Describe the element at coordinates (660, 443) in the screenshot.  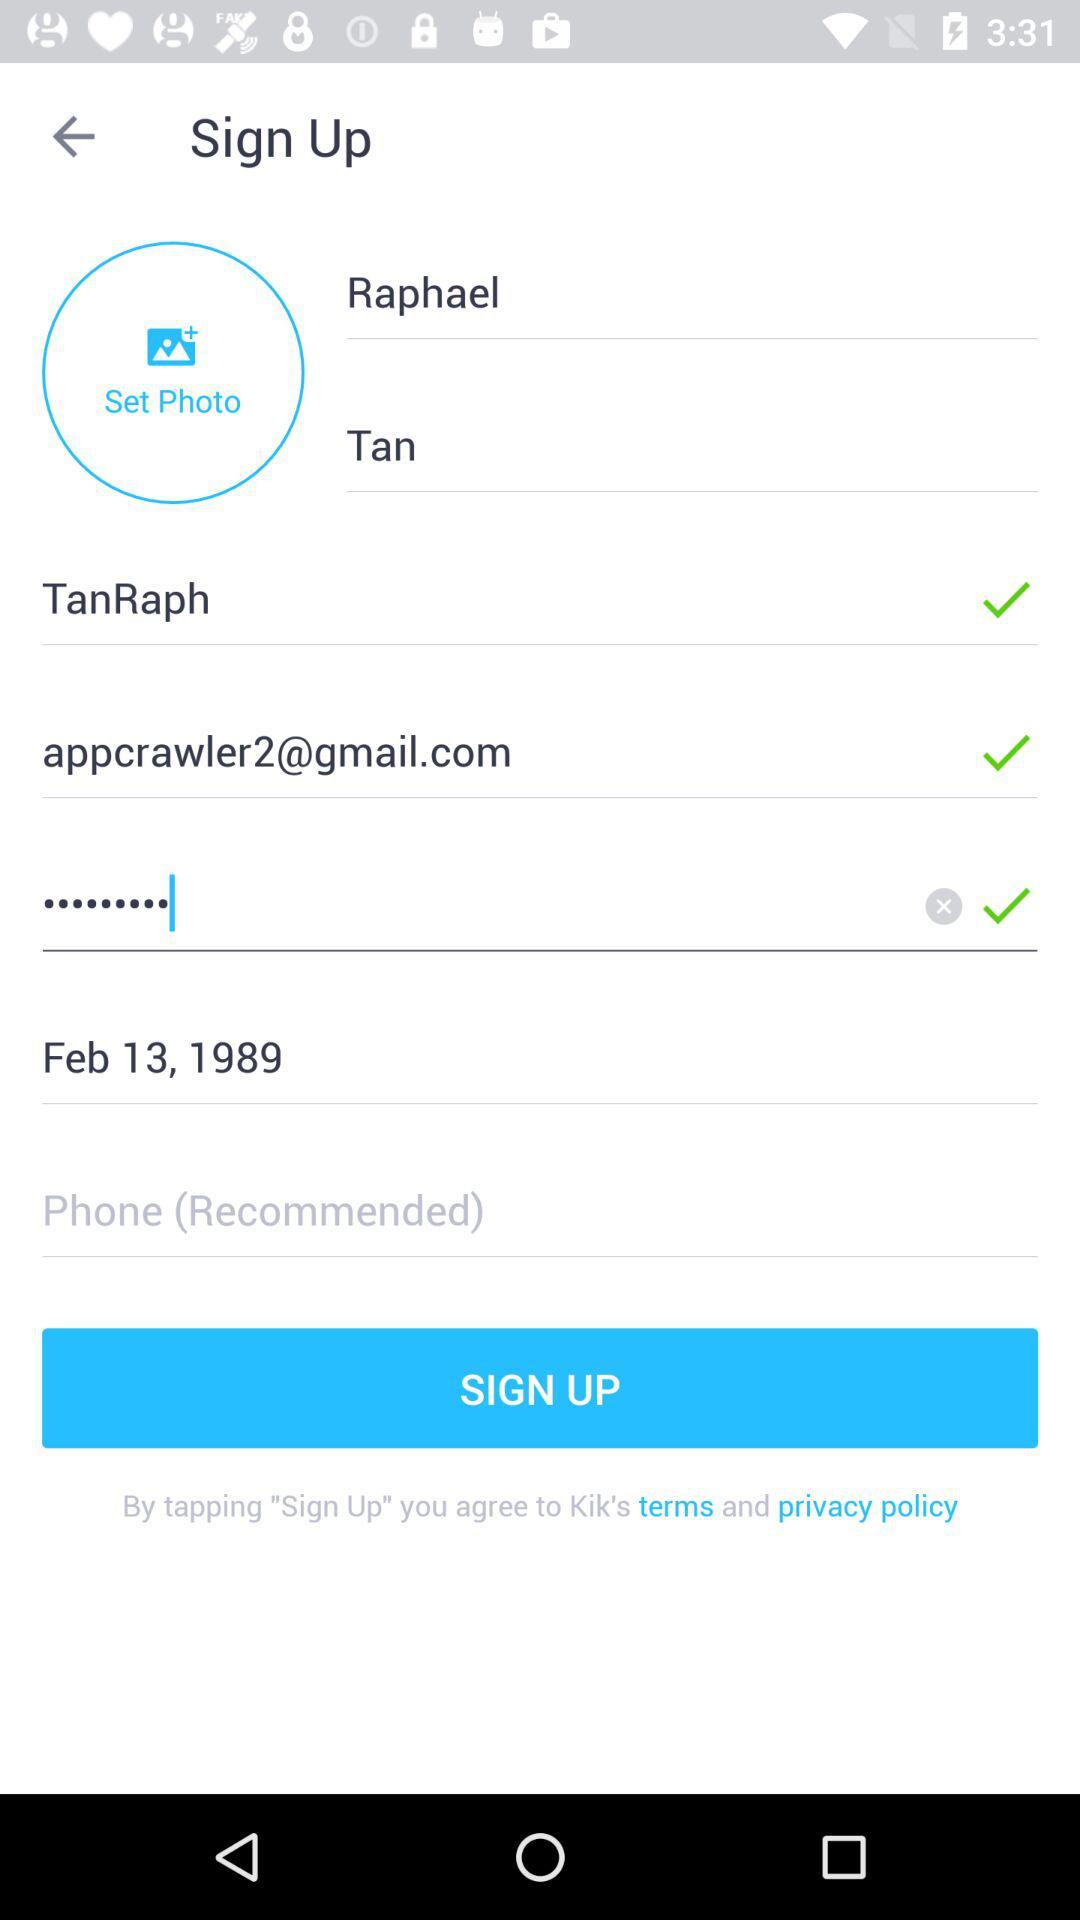
I see `the item to the right of the set photo item` at that location.